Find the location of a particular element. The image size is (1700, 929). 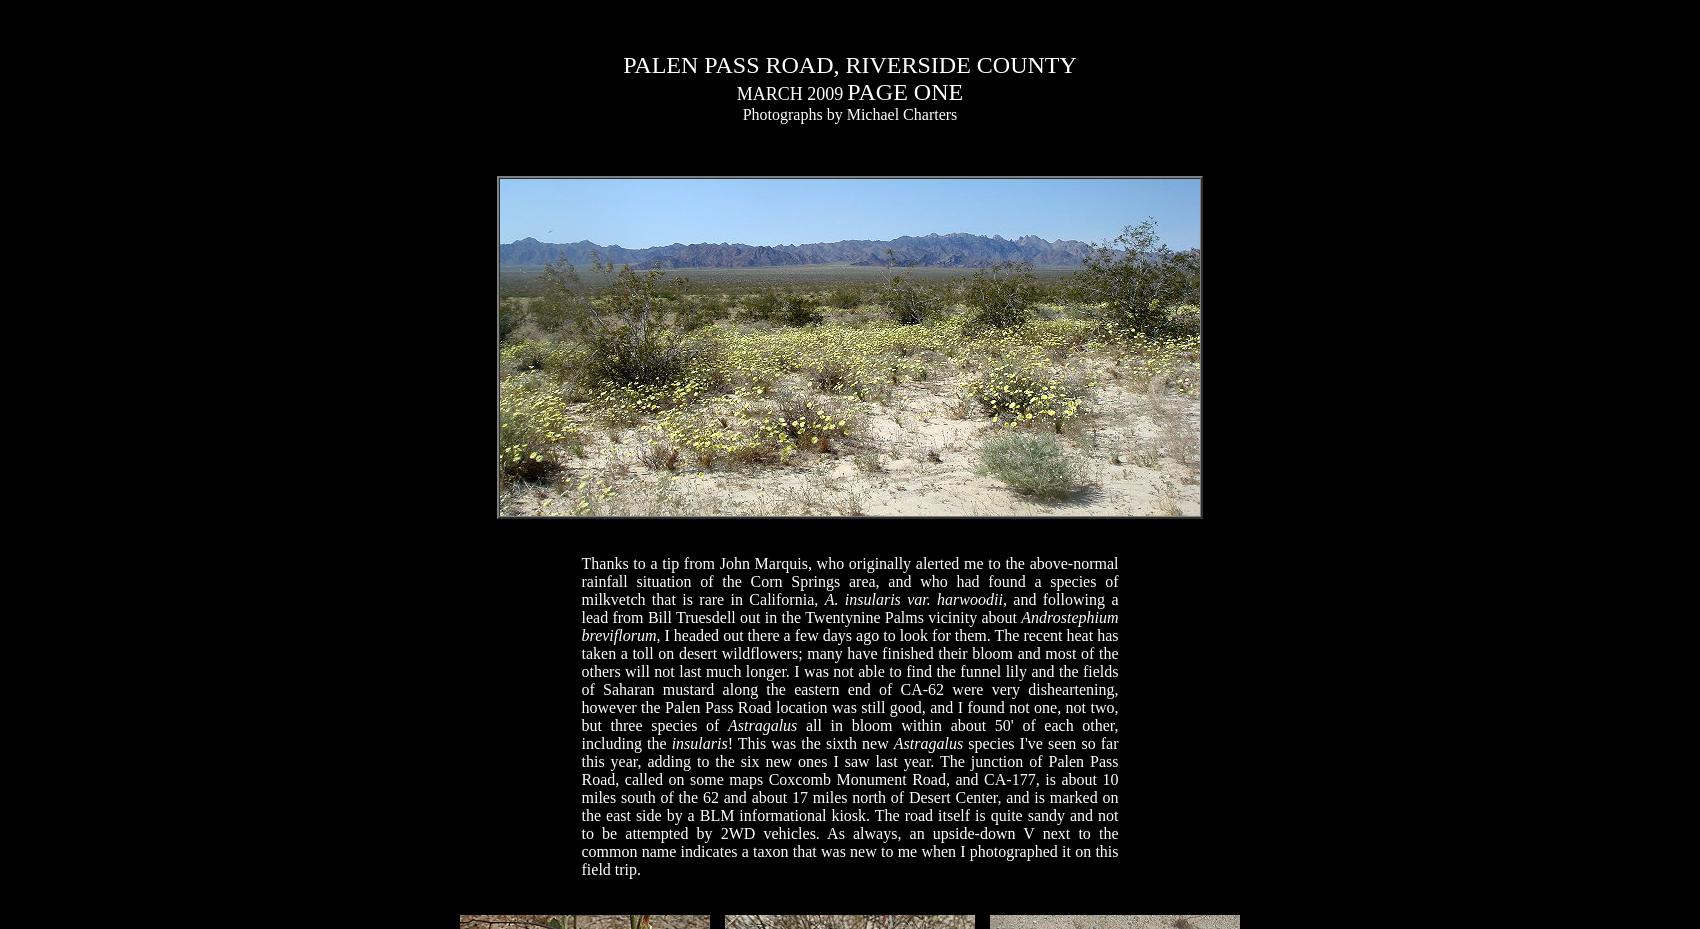

'PALEN PASS ROAD, RIVERSIDE COUNTY' is located at coordinates (622, 64).